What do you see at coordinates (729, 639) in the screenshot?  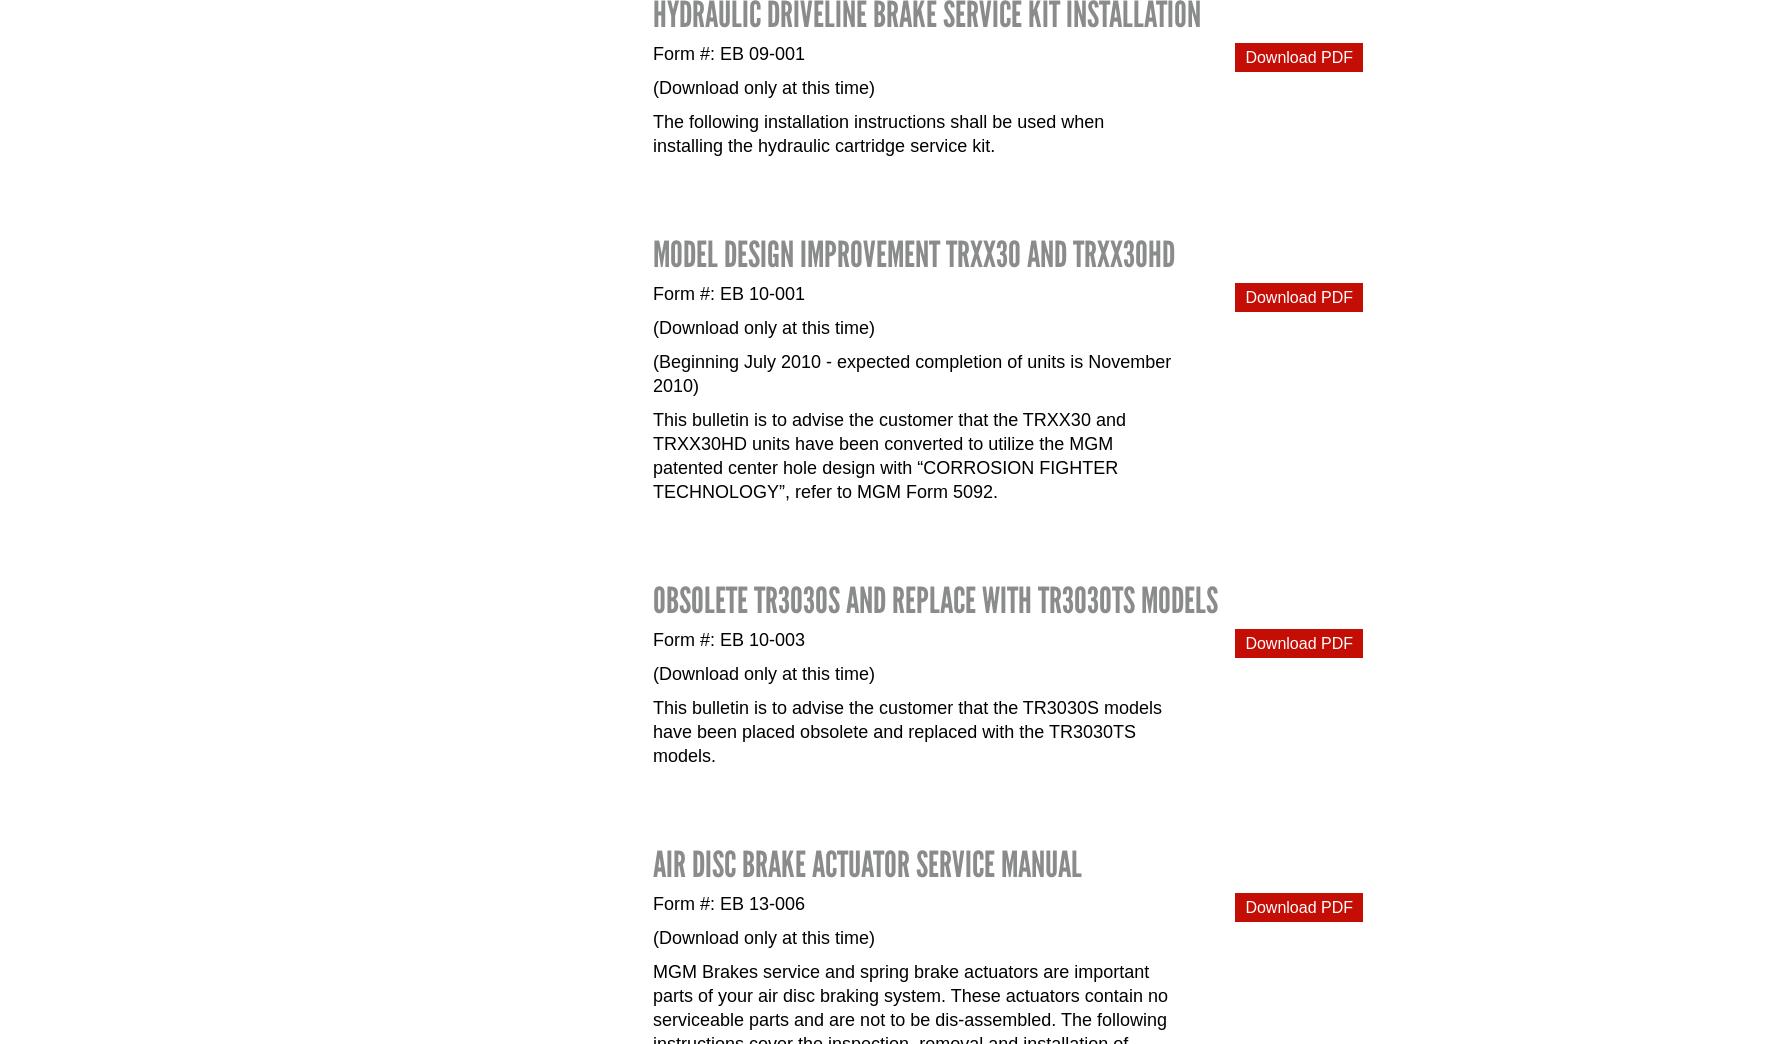 I see `'Form #: EB 10-003'` at bounding box center [729, 639].